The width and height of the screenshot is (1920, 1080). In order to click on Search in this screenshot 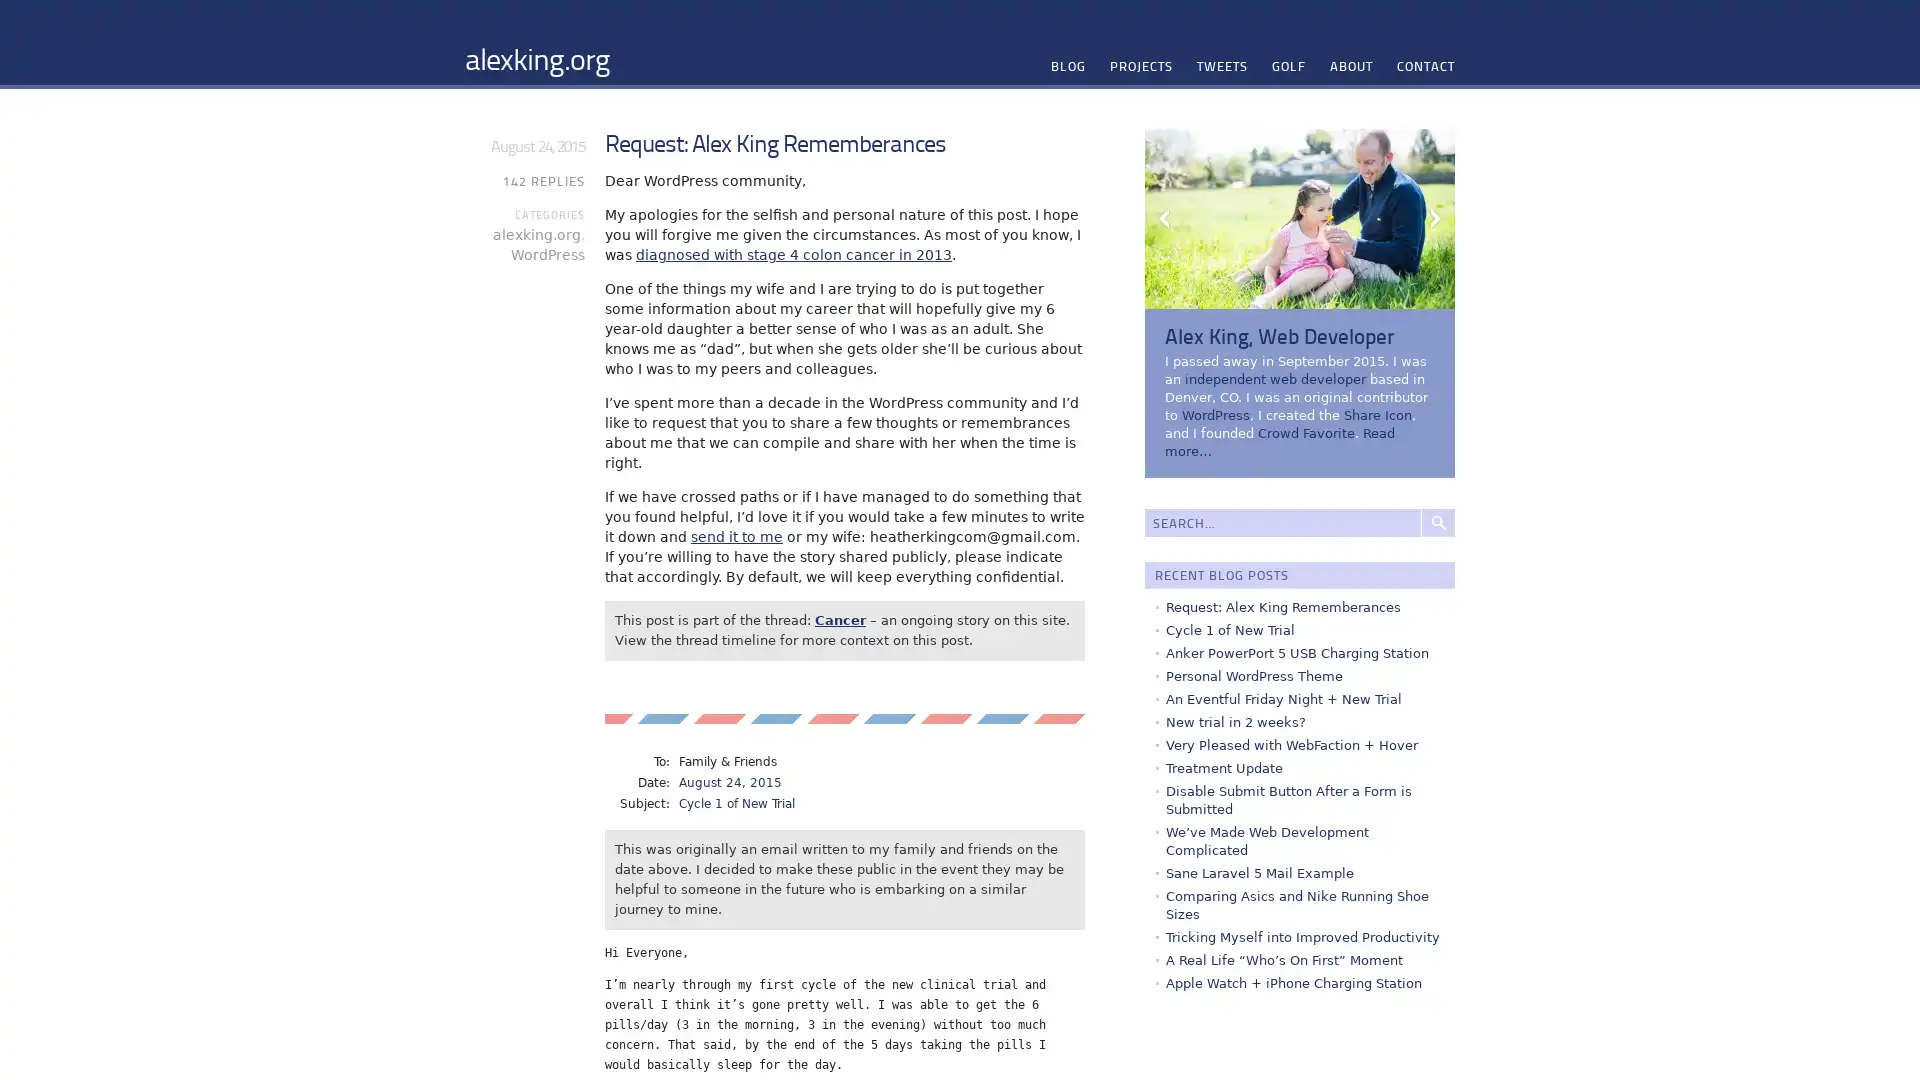, I will do `click(1437, 522)`.